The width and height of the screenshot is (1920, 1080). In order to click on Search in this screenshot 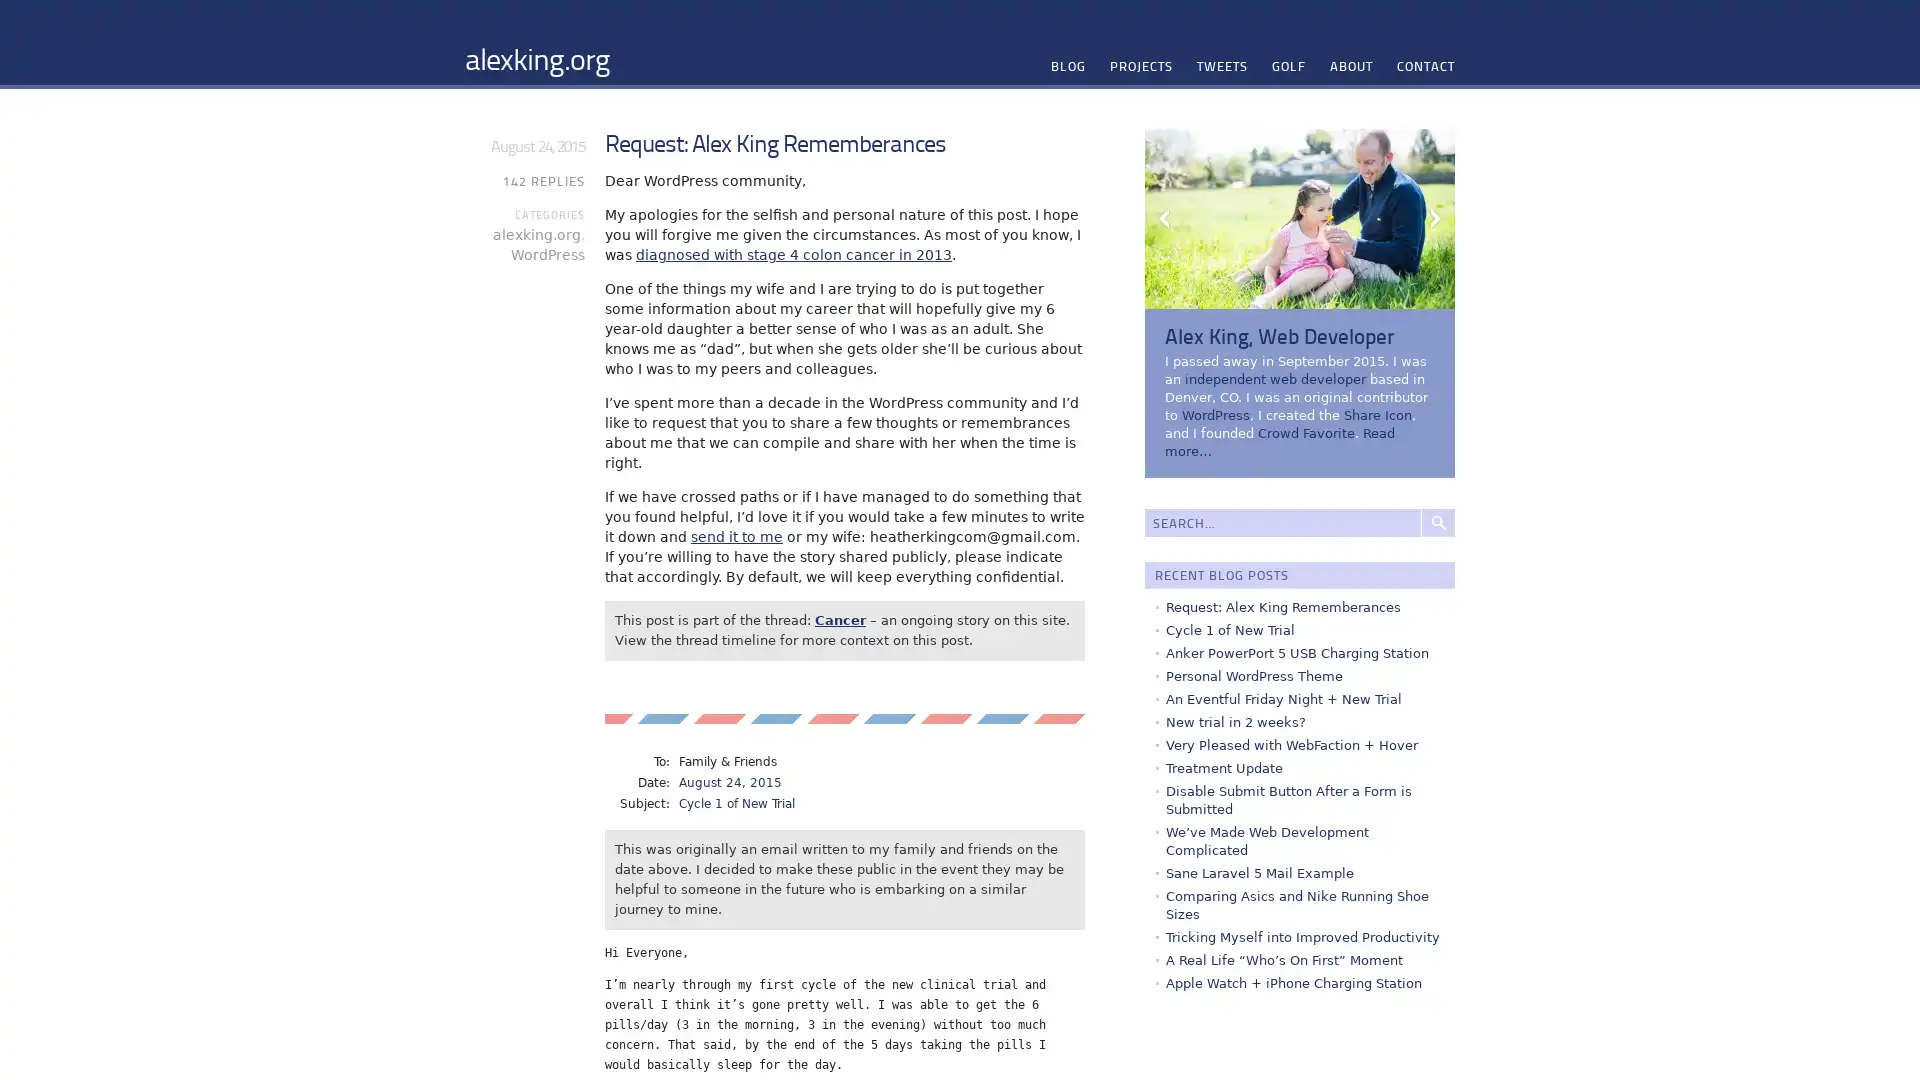, I will do `click(1437, 522)`.